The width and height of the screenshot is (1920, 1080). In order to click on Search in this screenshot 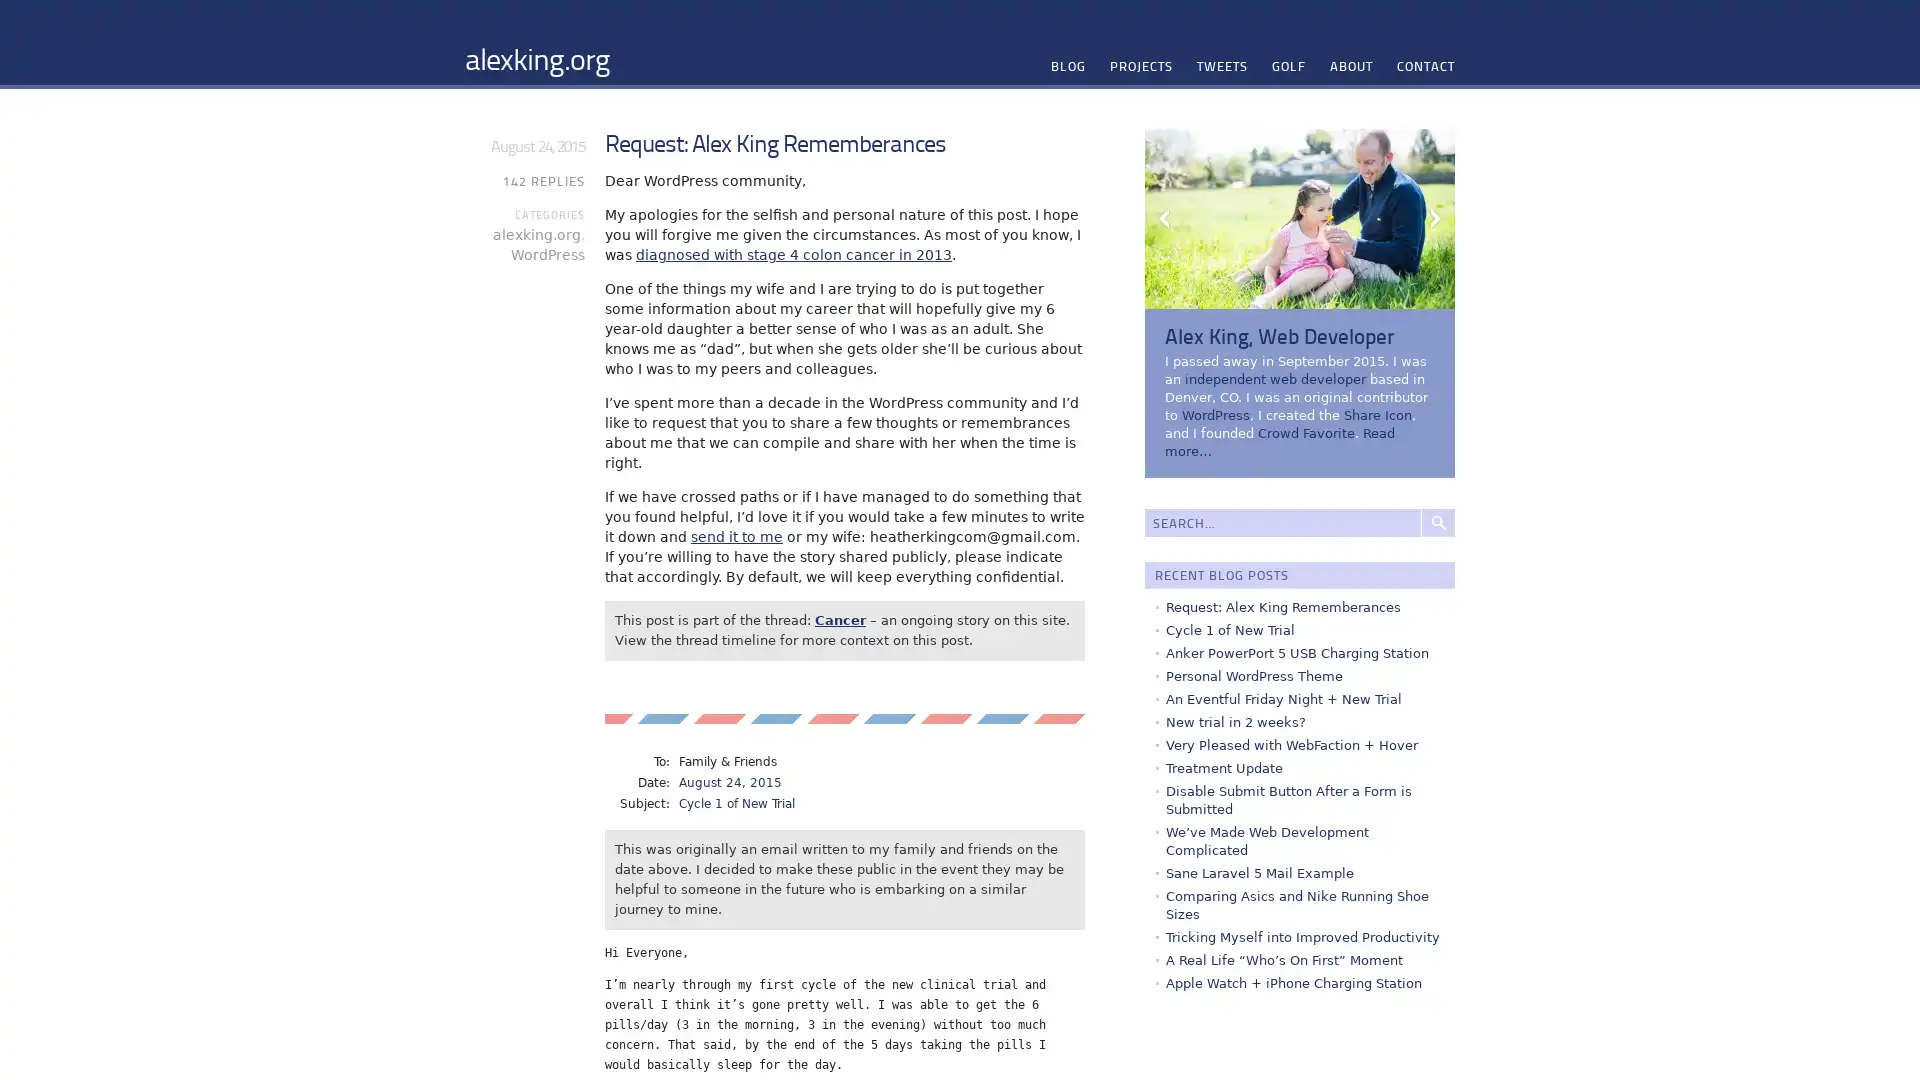, I will do `click(1437, 522)`.